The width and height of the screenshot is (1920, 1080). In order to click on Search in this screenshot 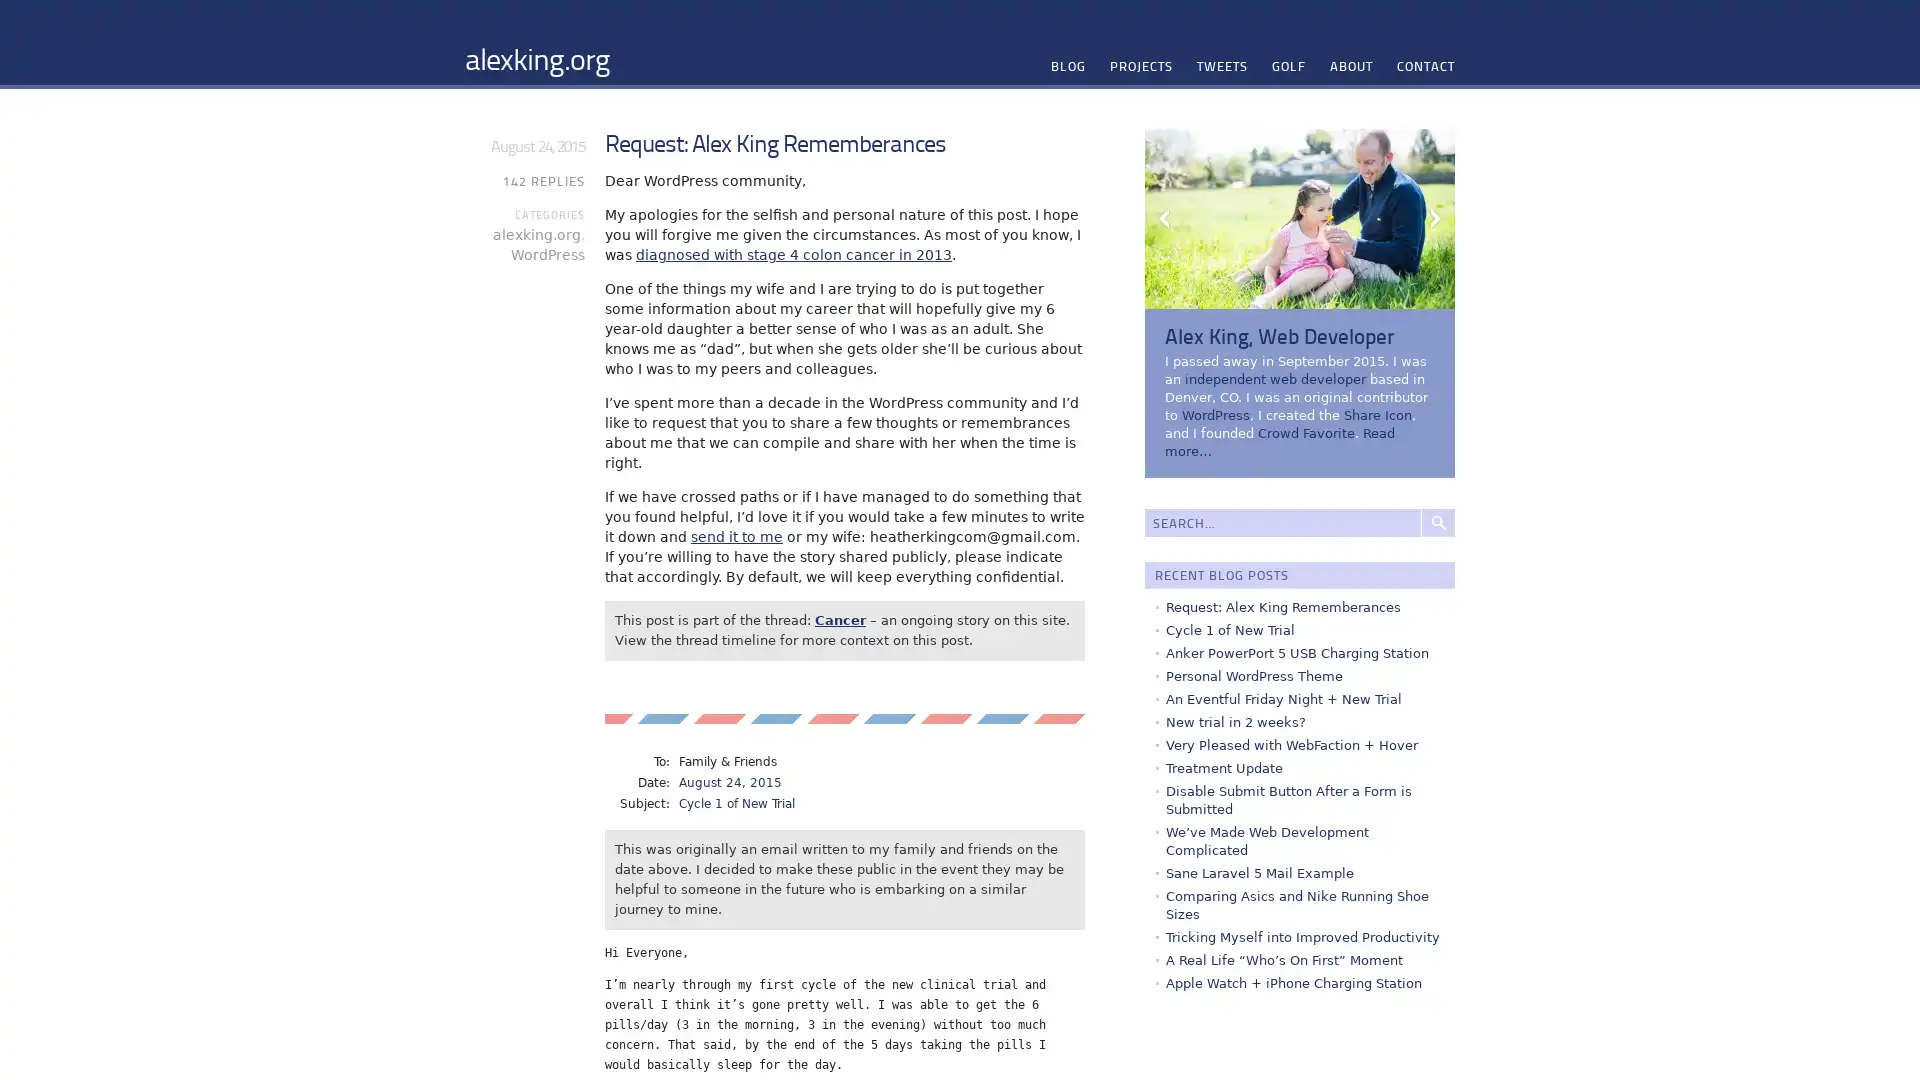, I will do `click(1437, 522)`.